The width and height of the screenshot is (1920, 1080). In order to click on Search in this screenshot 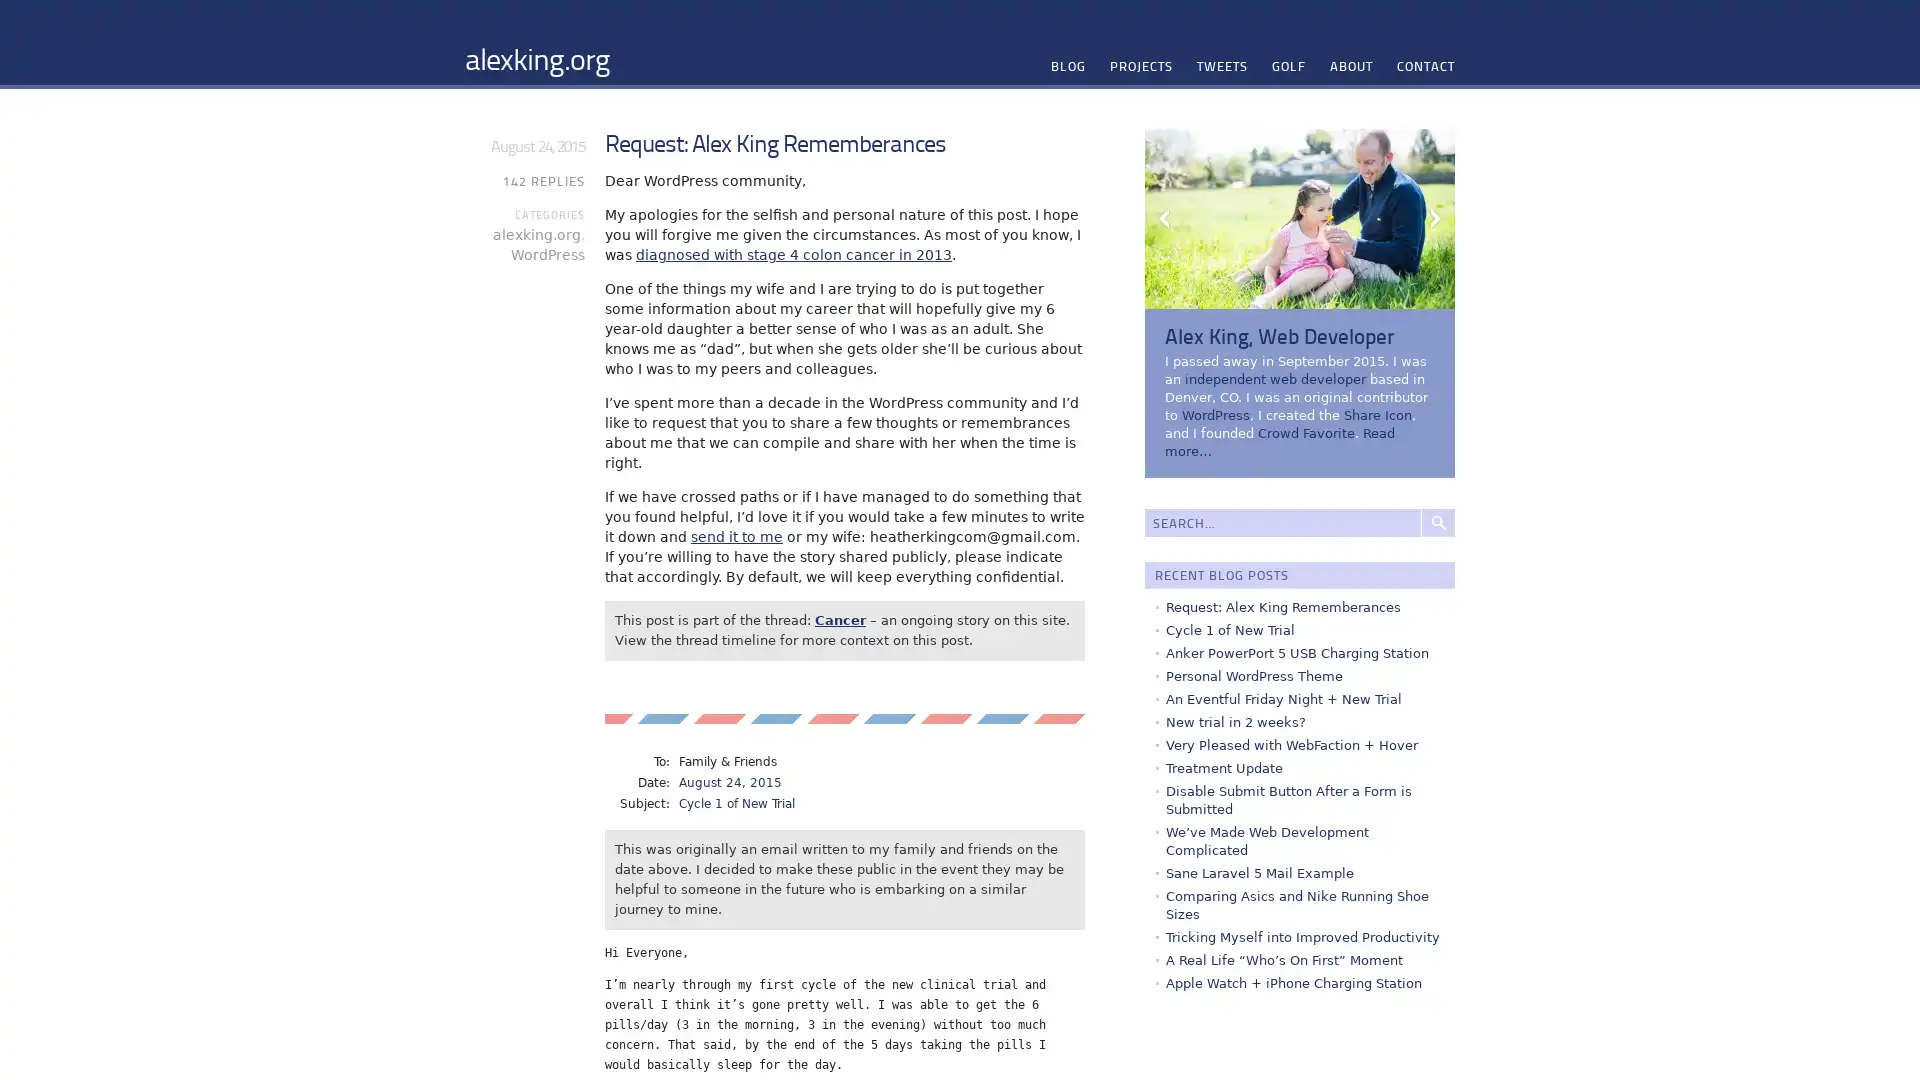, I will do `click(1437, 522)`.